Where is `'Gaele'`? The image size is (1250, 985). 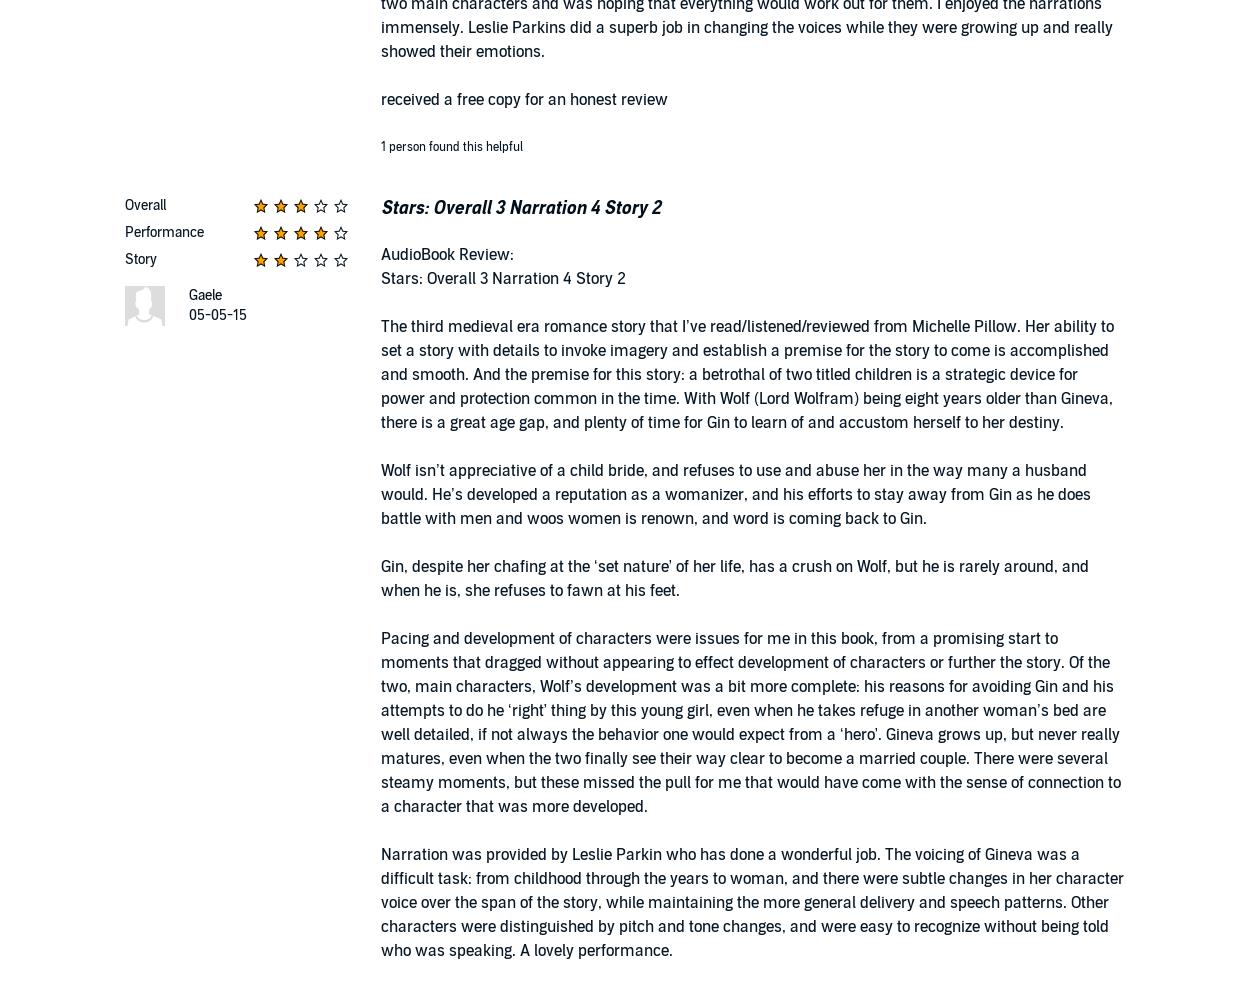 'Gaele' is located at coordinates (204, 294).